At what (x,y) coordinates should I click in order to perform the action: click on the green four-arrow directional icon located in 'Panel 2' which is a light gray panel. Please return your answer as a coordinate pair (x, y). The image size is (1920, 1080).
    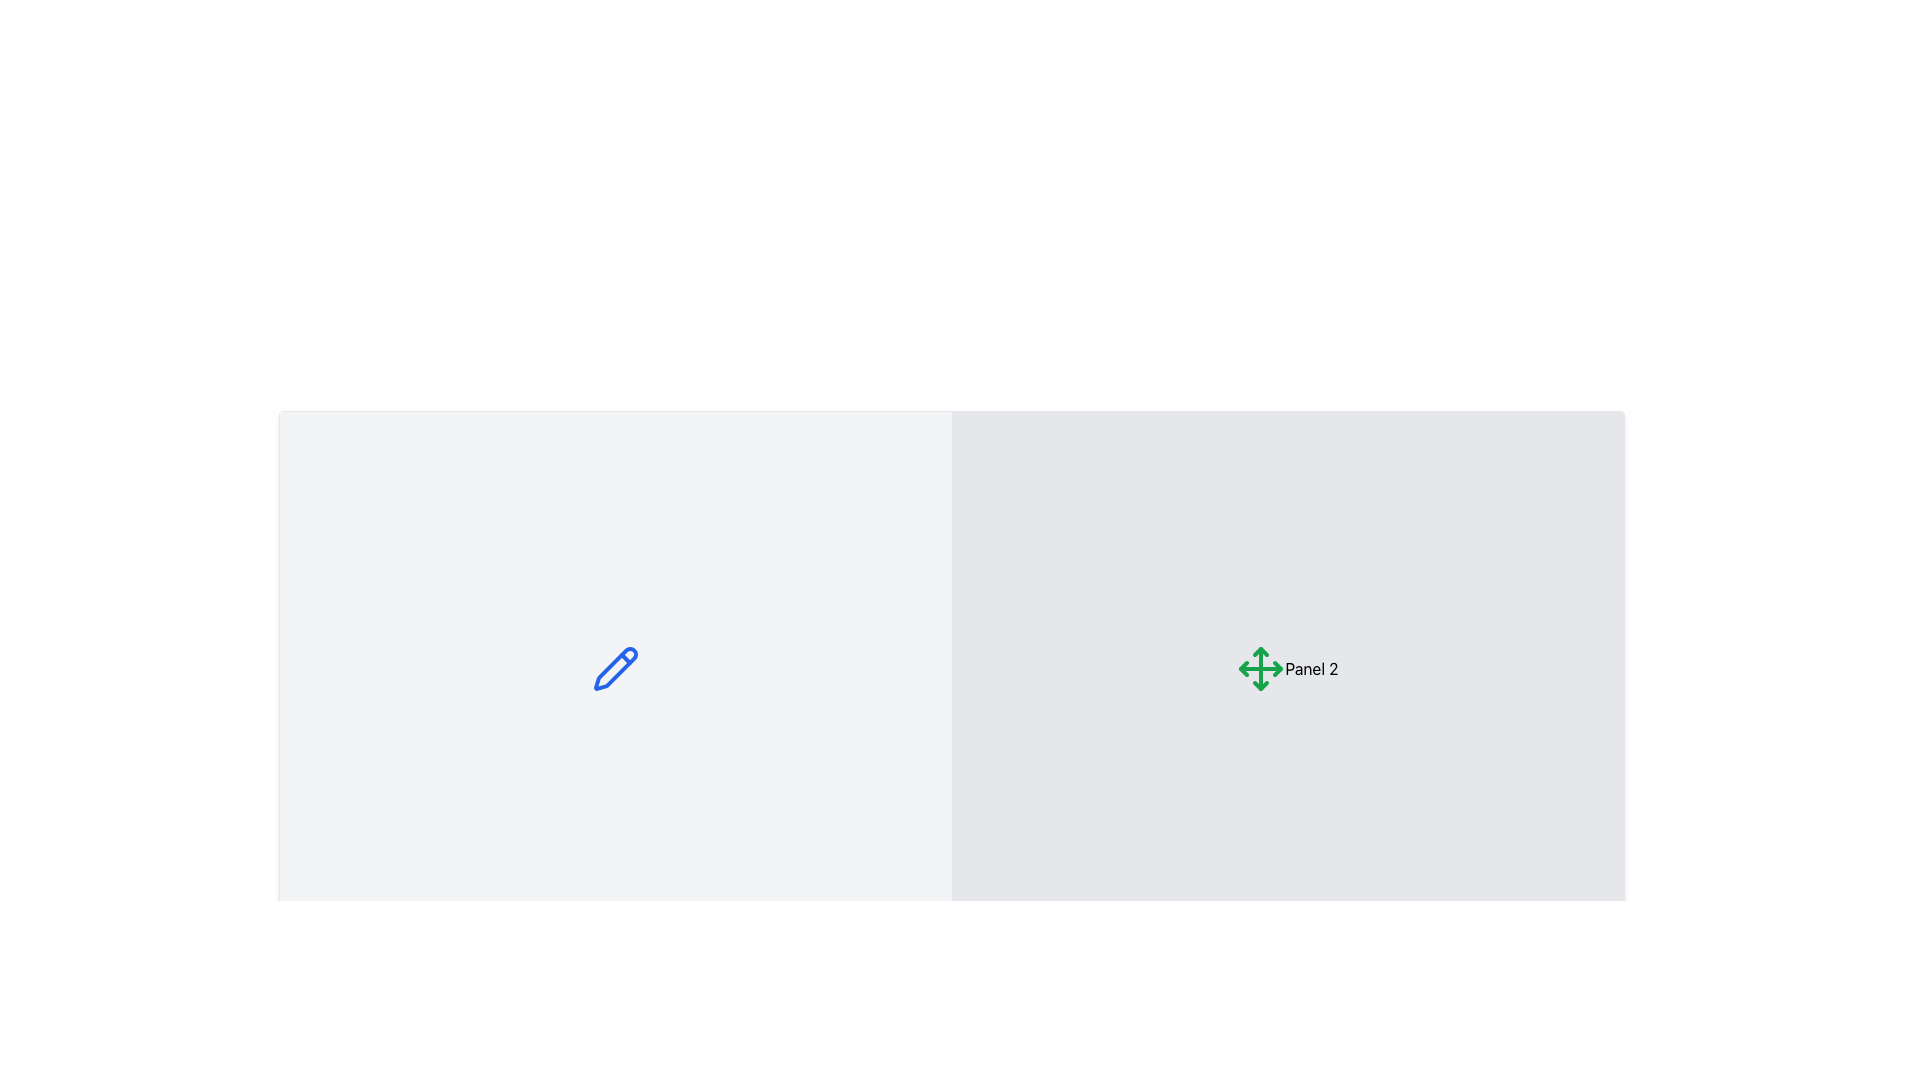
    Looking at the image, I should click on (1260, 668).